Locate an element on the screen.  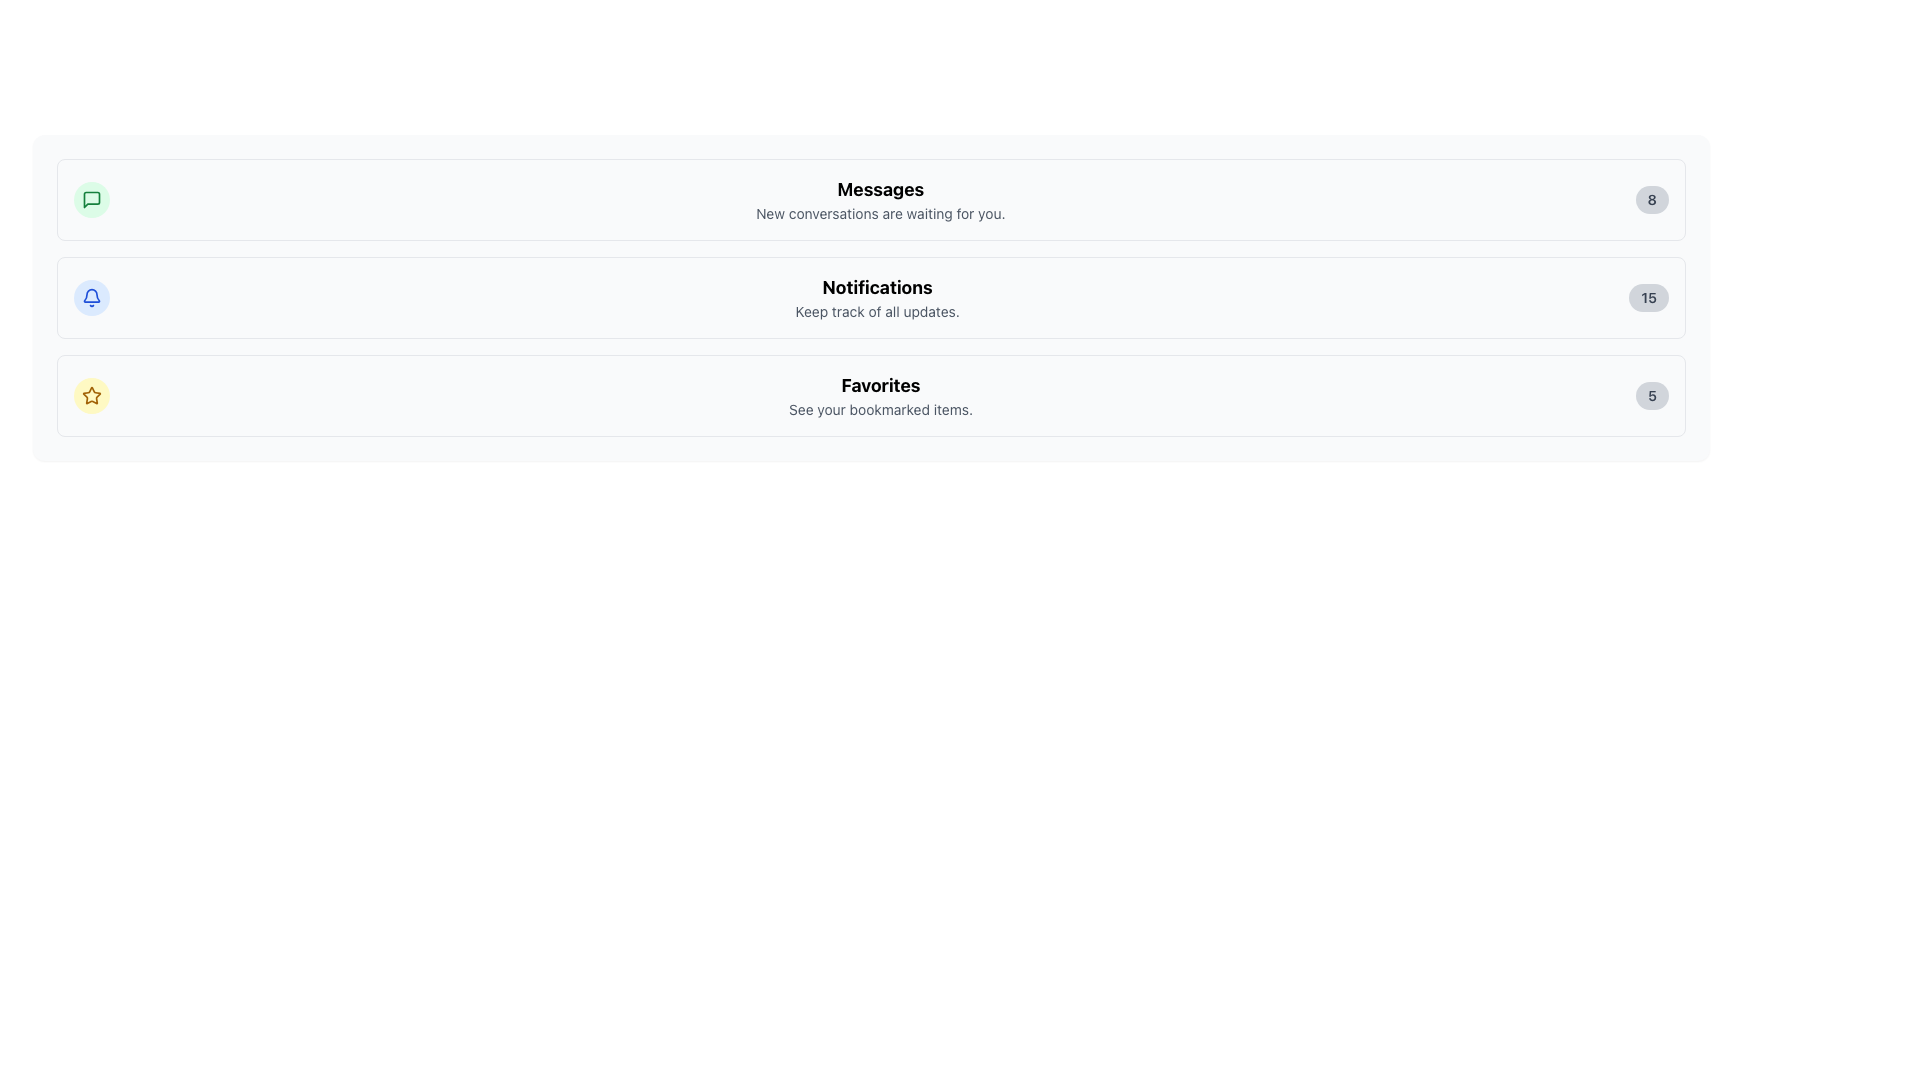
the non-interactive text label indicating the number of notifications in the top-right corner of the notification card labeled 'Notifications Keep track of all updates.' is located at coordinates (1649, 297).